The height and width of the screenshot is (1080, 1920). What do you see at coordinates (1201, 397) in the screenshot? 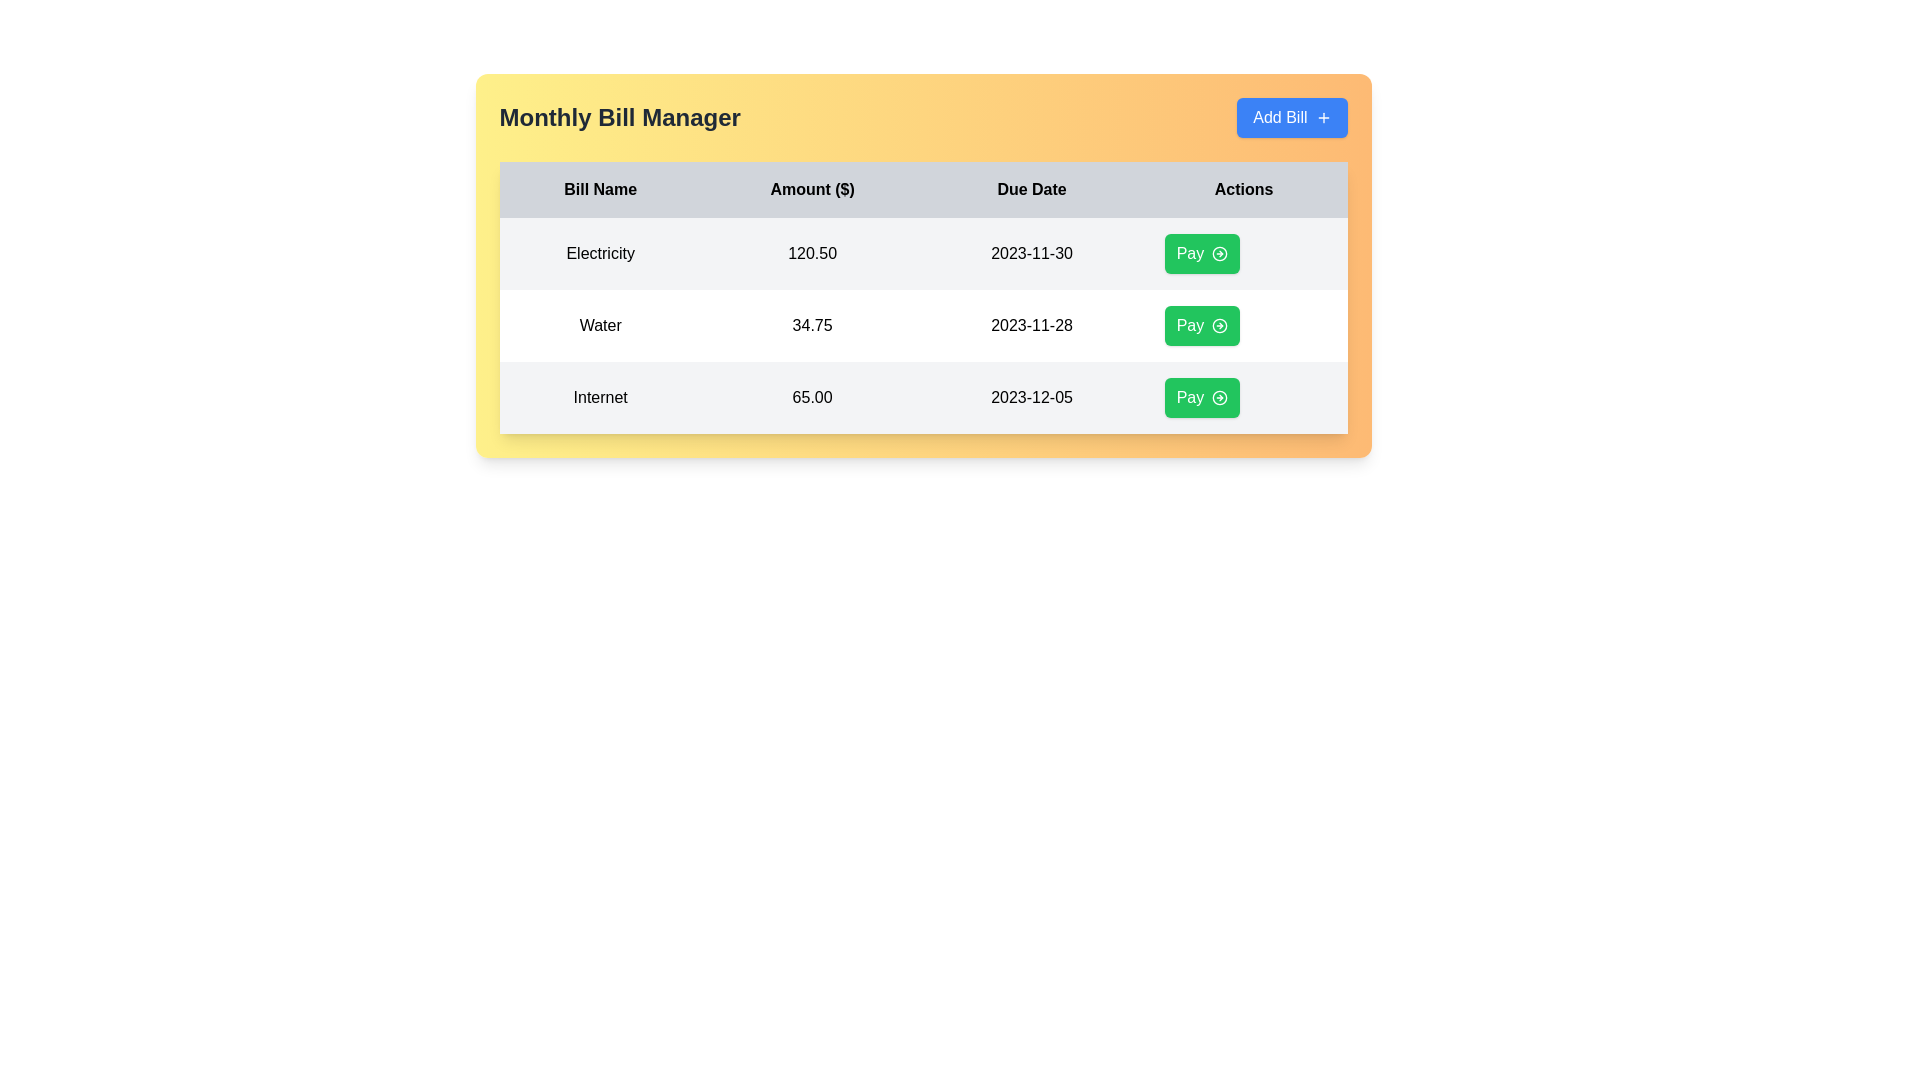
I see `the payment button in the 'Actions' column of the last row for the Internet bill of $65.00 to indicate its interactivity` at bounding box center [1201, 397].